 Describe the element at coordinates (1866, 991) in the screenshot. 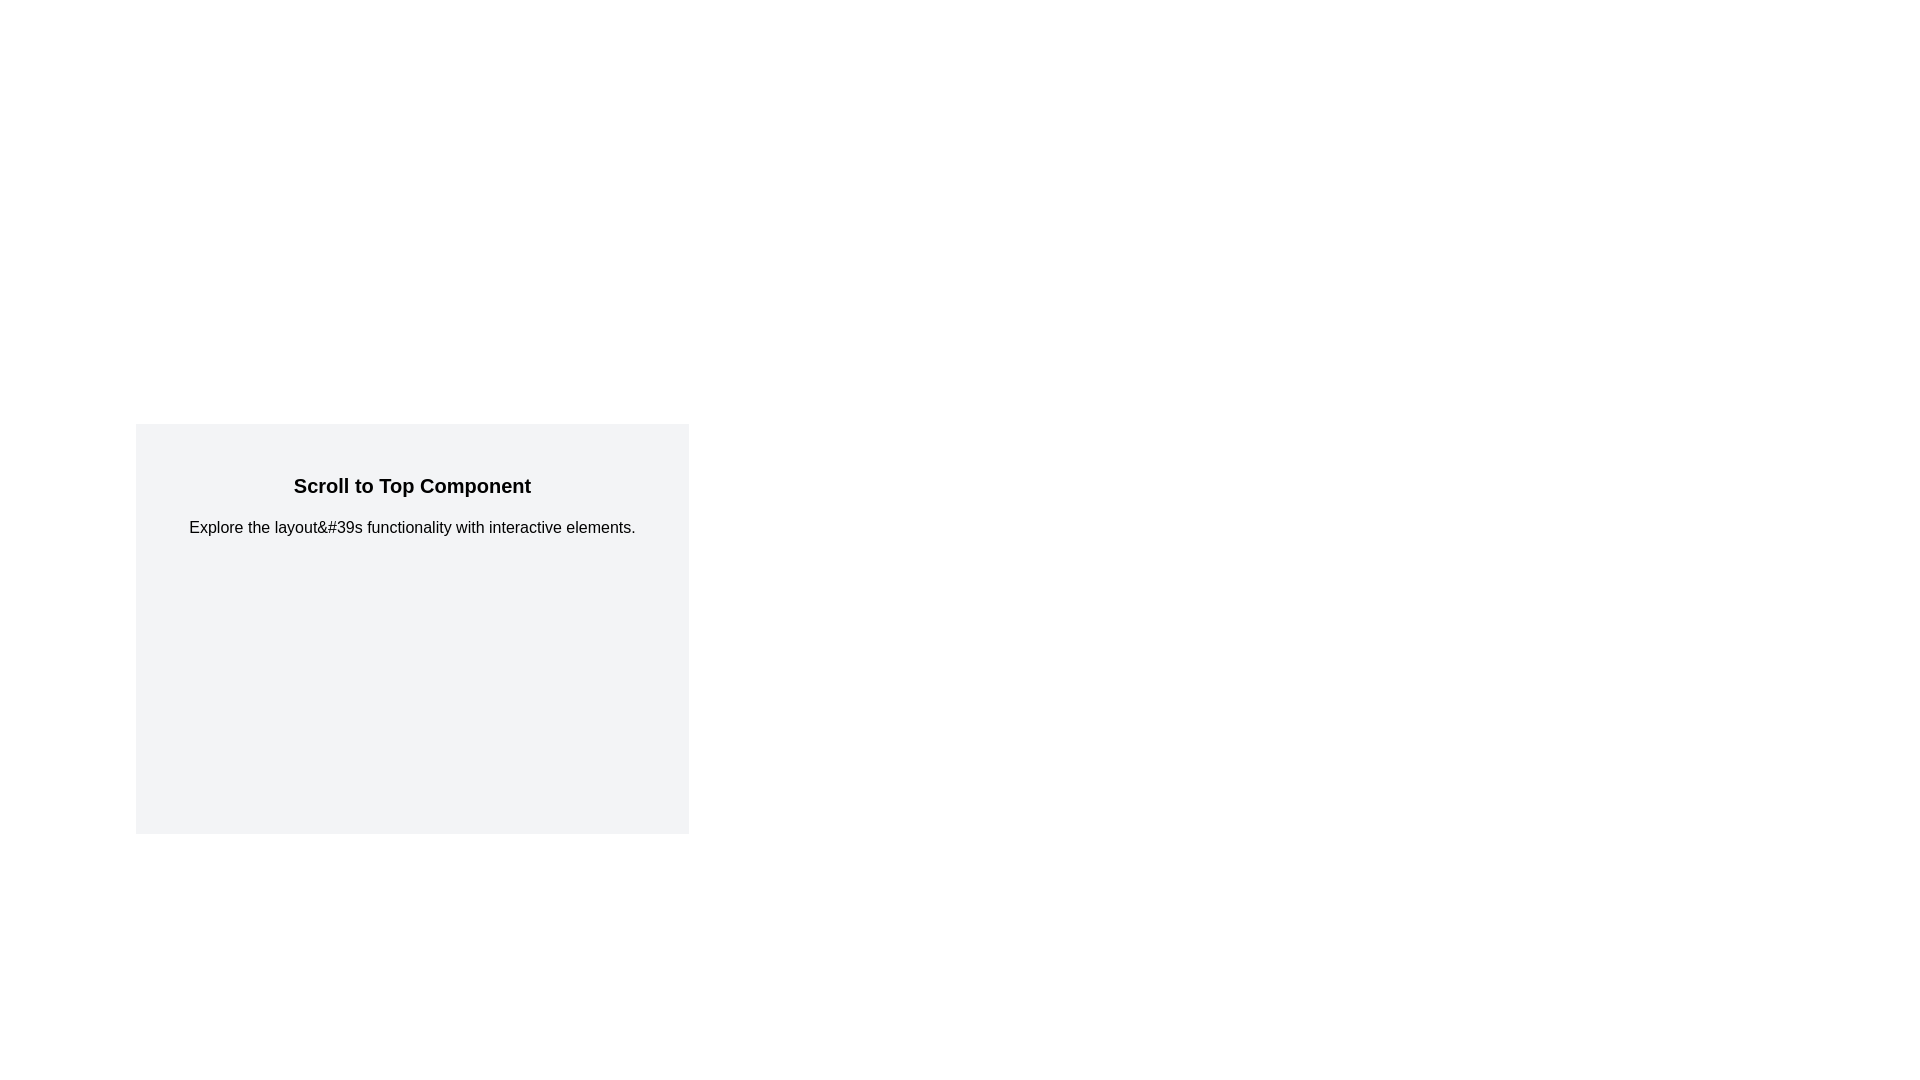

I see `the help button located at the bottom-right of the interface to request help or additional information` at that location.